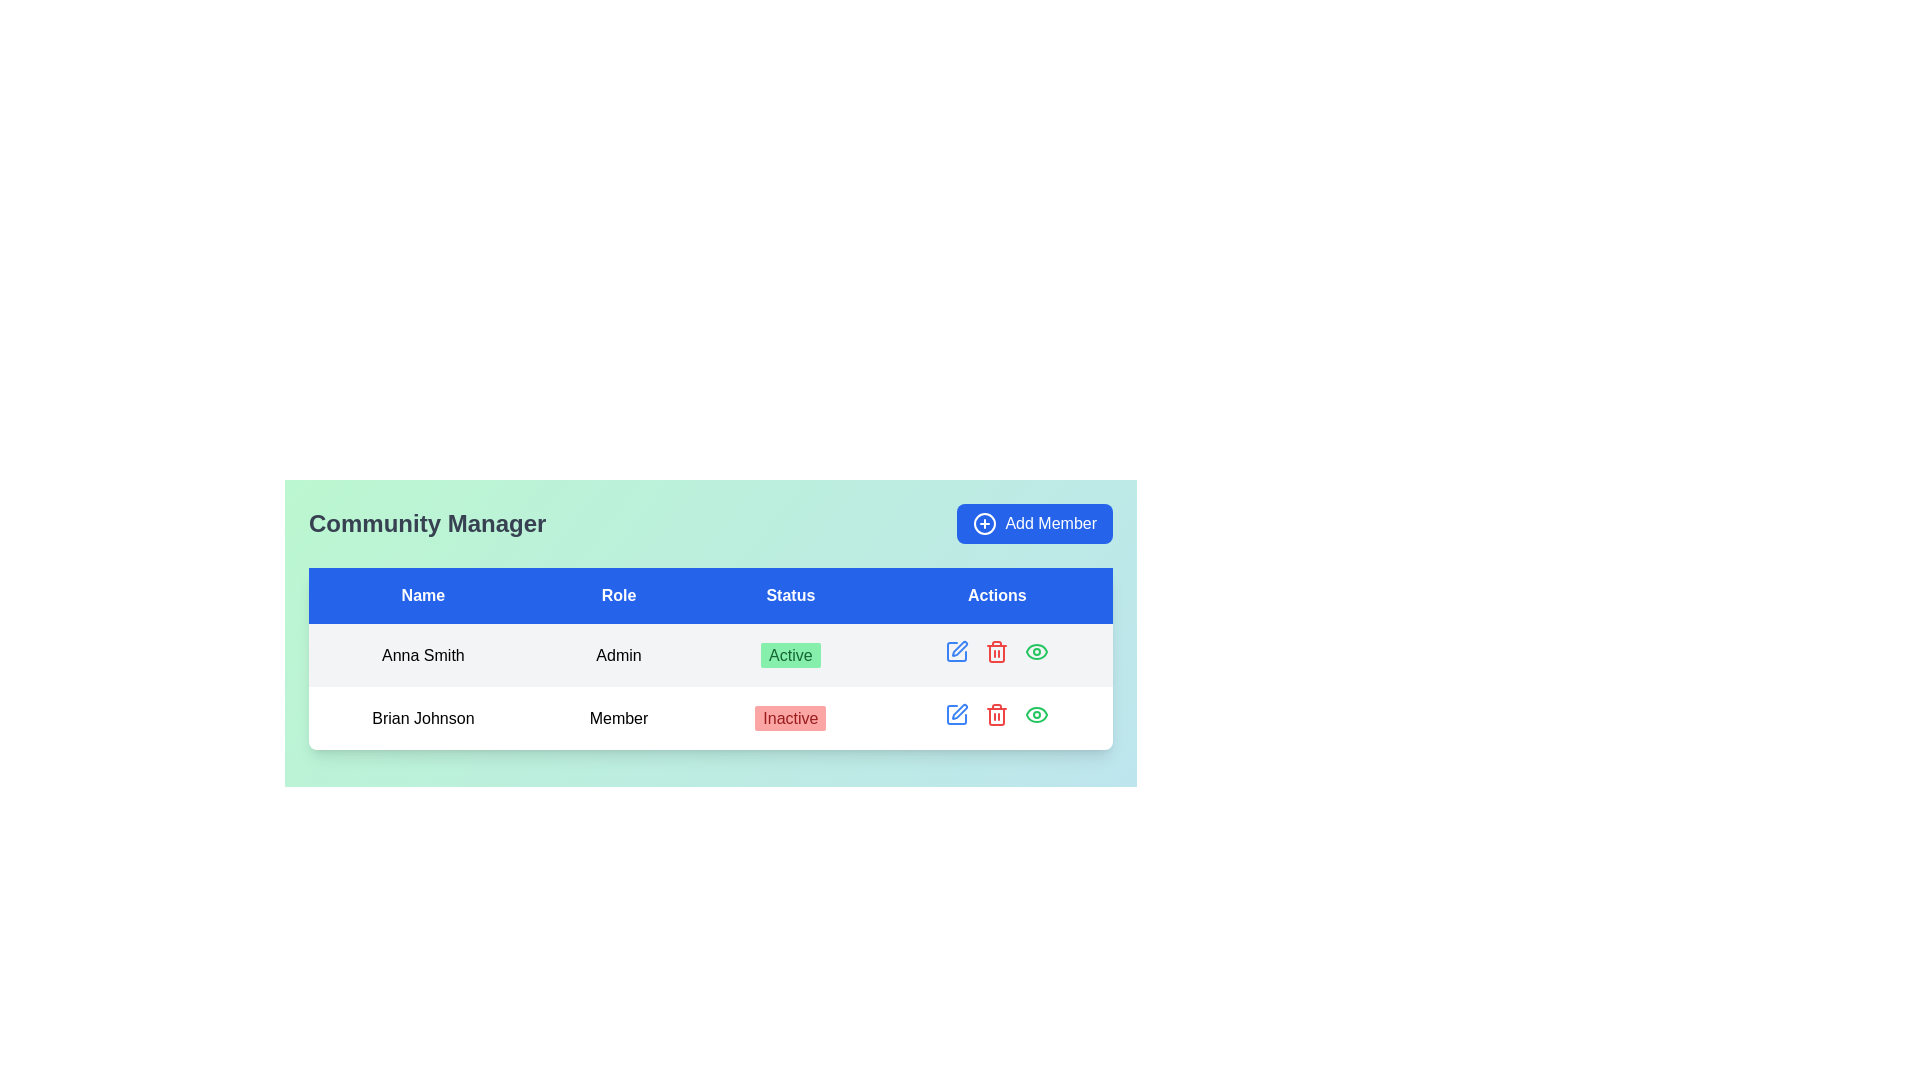 The width and height of the screenshot is (1920, 1080). Describe the element at coordinates (618, 595) in the screenshot. I see `the Table Header Cell that labels the 'Role' column, which is the second header cell located between the 'Name' and 'Status' headers` at that location.